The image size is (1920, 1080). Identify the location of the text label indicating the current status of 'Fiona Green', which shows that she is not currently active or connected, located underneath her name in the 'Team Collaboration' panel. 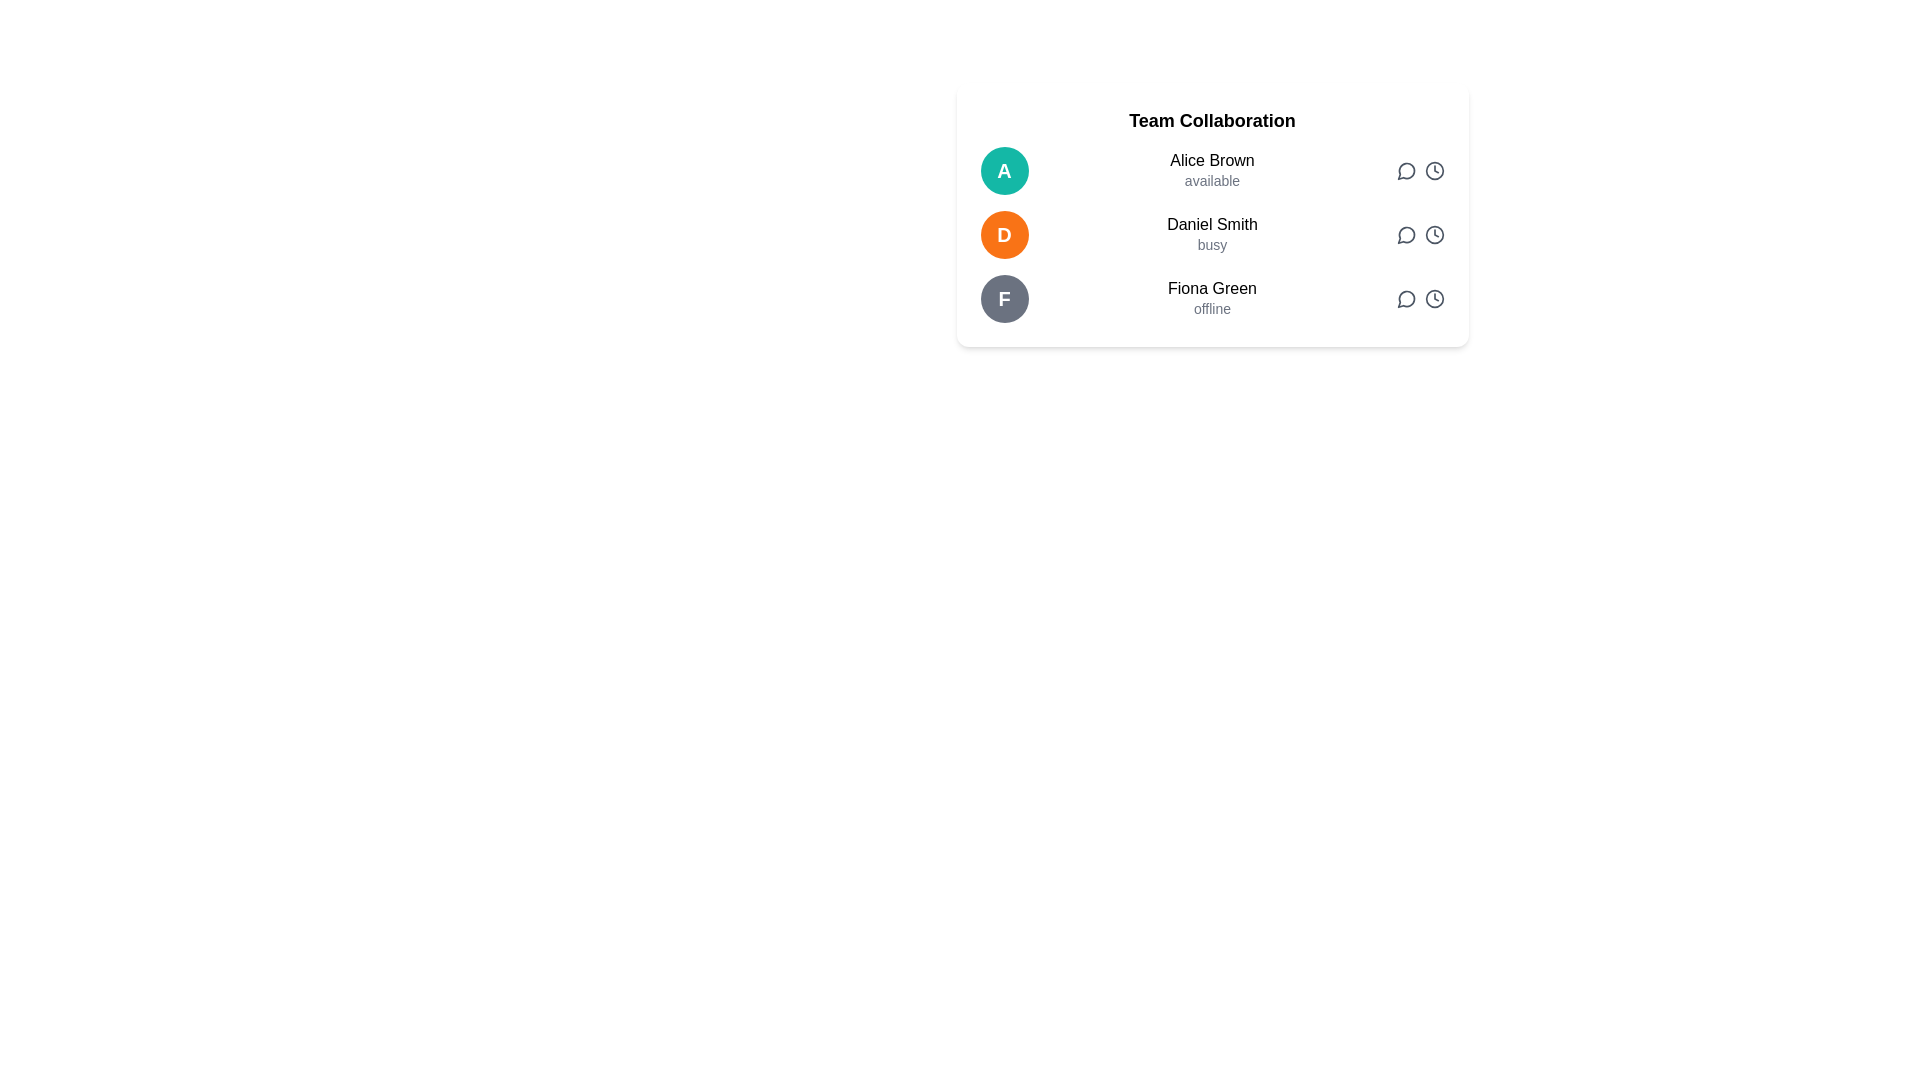
(1211, 308).